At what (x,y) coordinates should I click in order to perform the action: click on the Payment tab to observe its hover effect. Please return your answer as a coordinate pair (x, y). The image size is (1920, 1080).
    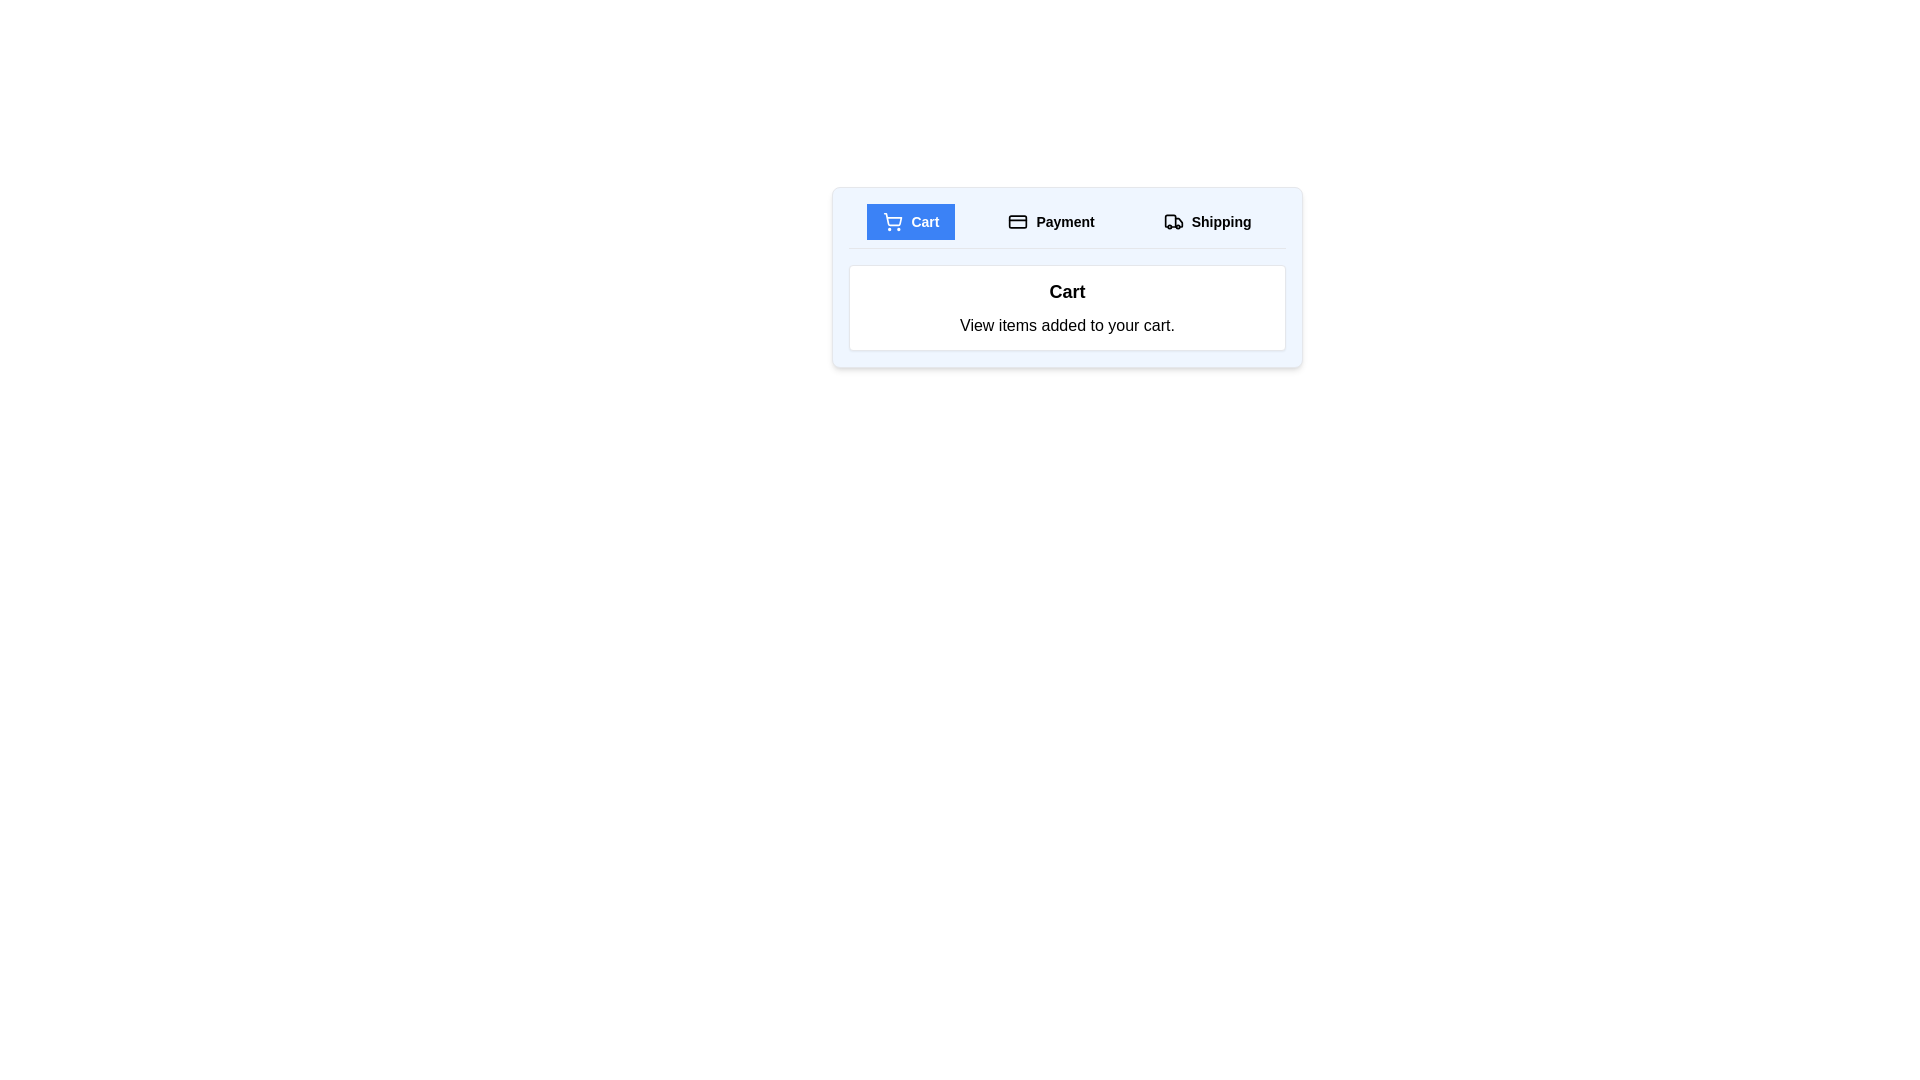
    Looking at the image, I should click on (1050, 222).